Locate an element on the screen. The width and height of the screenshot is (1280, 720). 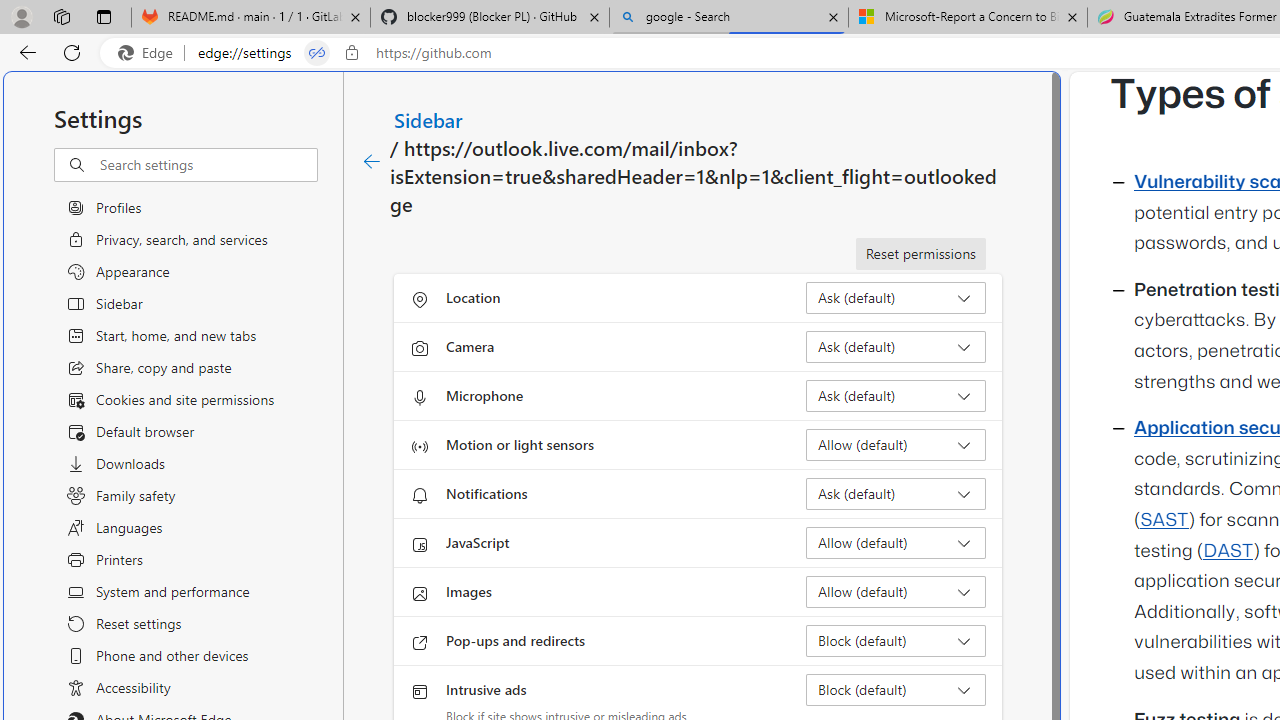
'Tabs in split screen' is located at coordinates (316, 52).